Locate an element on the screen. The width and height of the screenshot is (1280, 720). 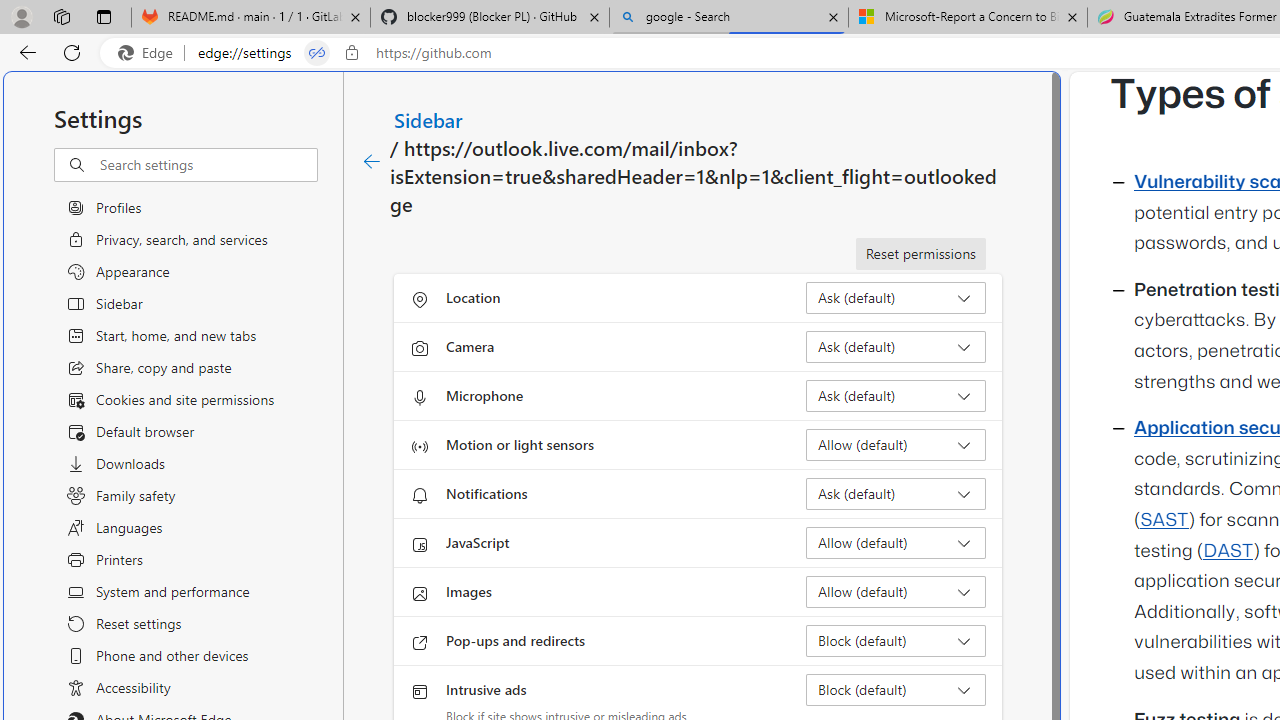
'Tabs in split screen' is located at coordinates (316, 52).